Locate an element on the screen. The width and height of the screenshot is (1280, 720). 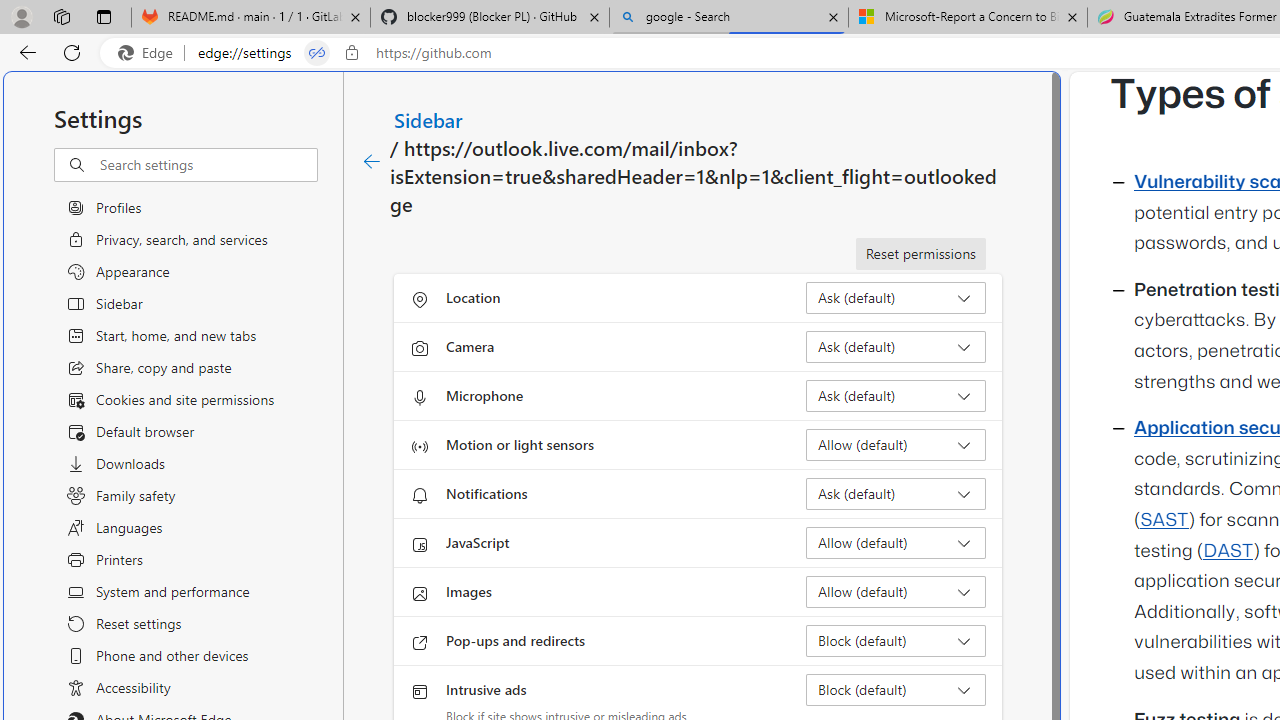
'Tabs in split screen' is located at coordinates (316, 52).